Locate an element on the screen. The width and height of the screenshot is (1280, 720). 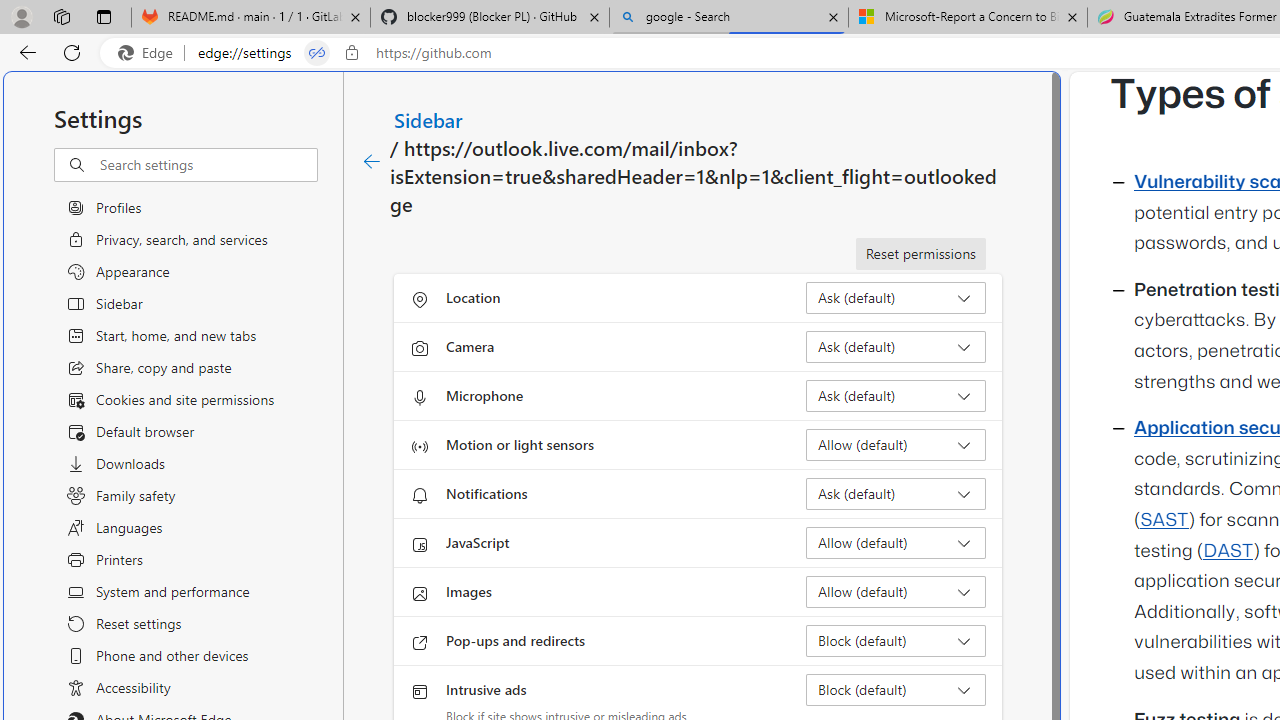
'Tabs in split screen' is located at coordinates (316, 52).